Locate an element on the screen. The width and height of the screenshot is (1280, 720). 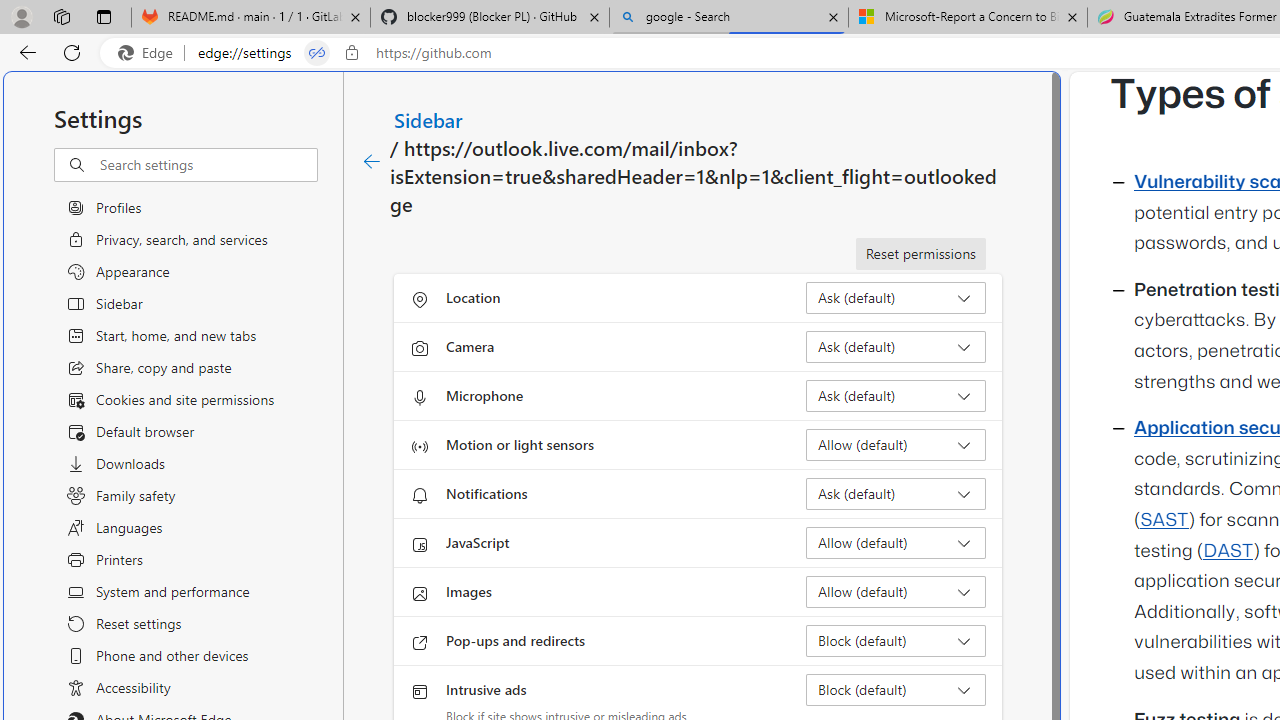
'Tabs in split screen' is located at coordinates (316, 52).